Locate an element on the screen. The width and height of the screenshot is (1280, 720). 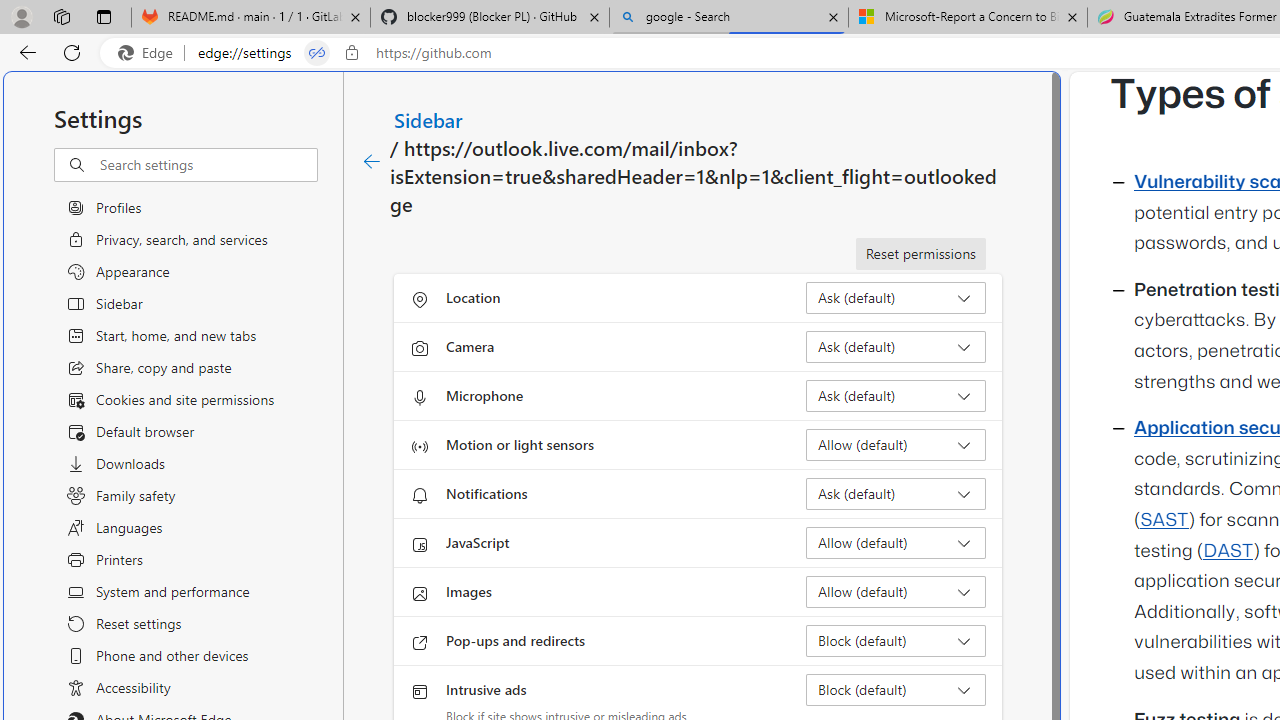
'Tabs in split screen' is located at coordinates (316, 52).